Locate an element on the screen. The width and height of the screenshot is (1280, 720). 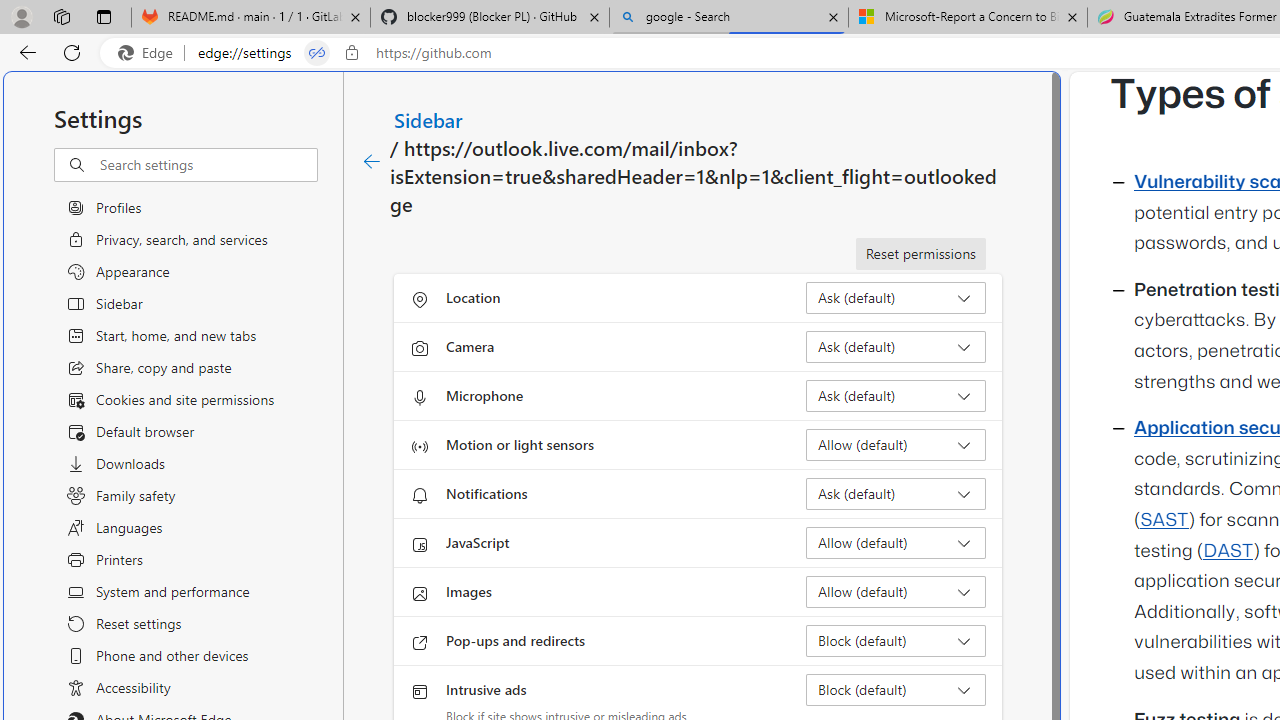
'Tabs in split screen' is located at coordinates (316, 52).